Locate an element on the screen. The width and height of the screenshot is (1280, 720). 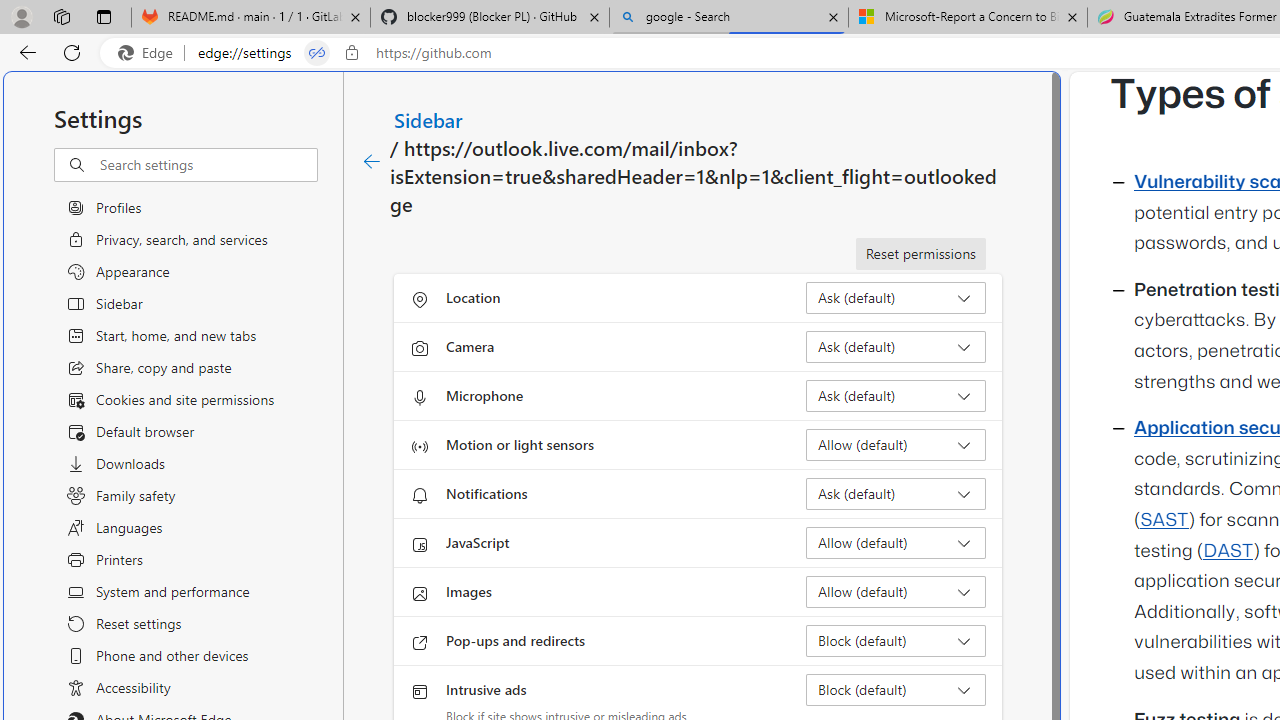
'Tabs in split screen' is located at coordinates (316, 52).